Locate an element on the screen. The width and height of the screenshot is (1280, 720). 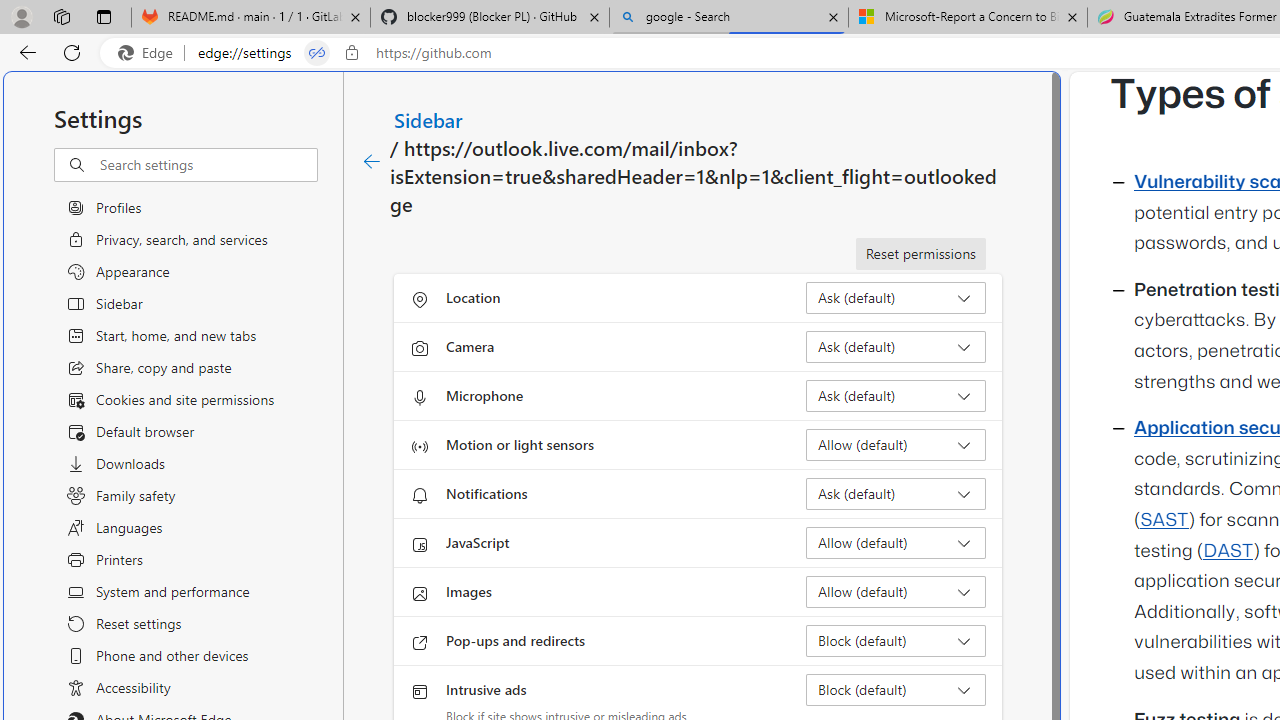
'Tabs in split screen' is located at coordinates (316, 52).